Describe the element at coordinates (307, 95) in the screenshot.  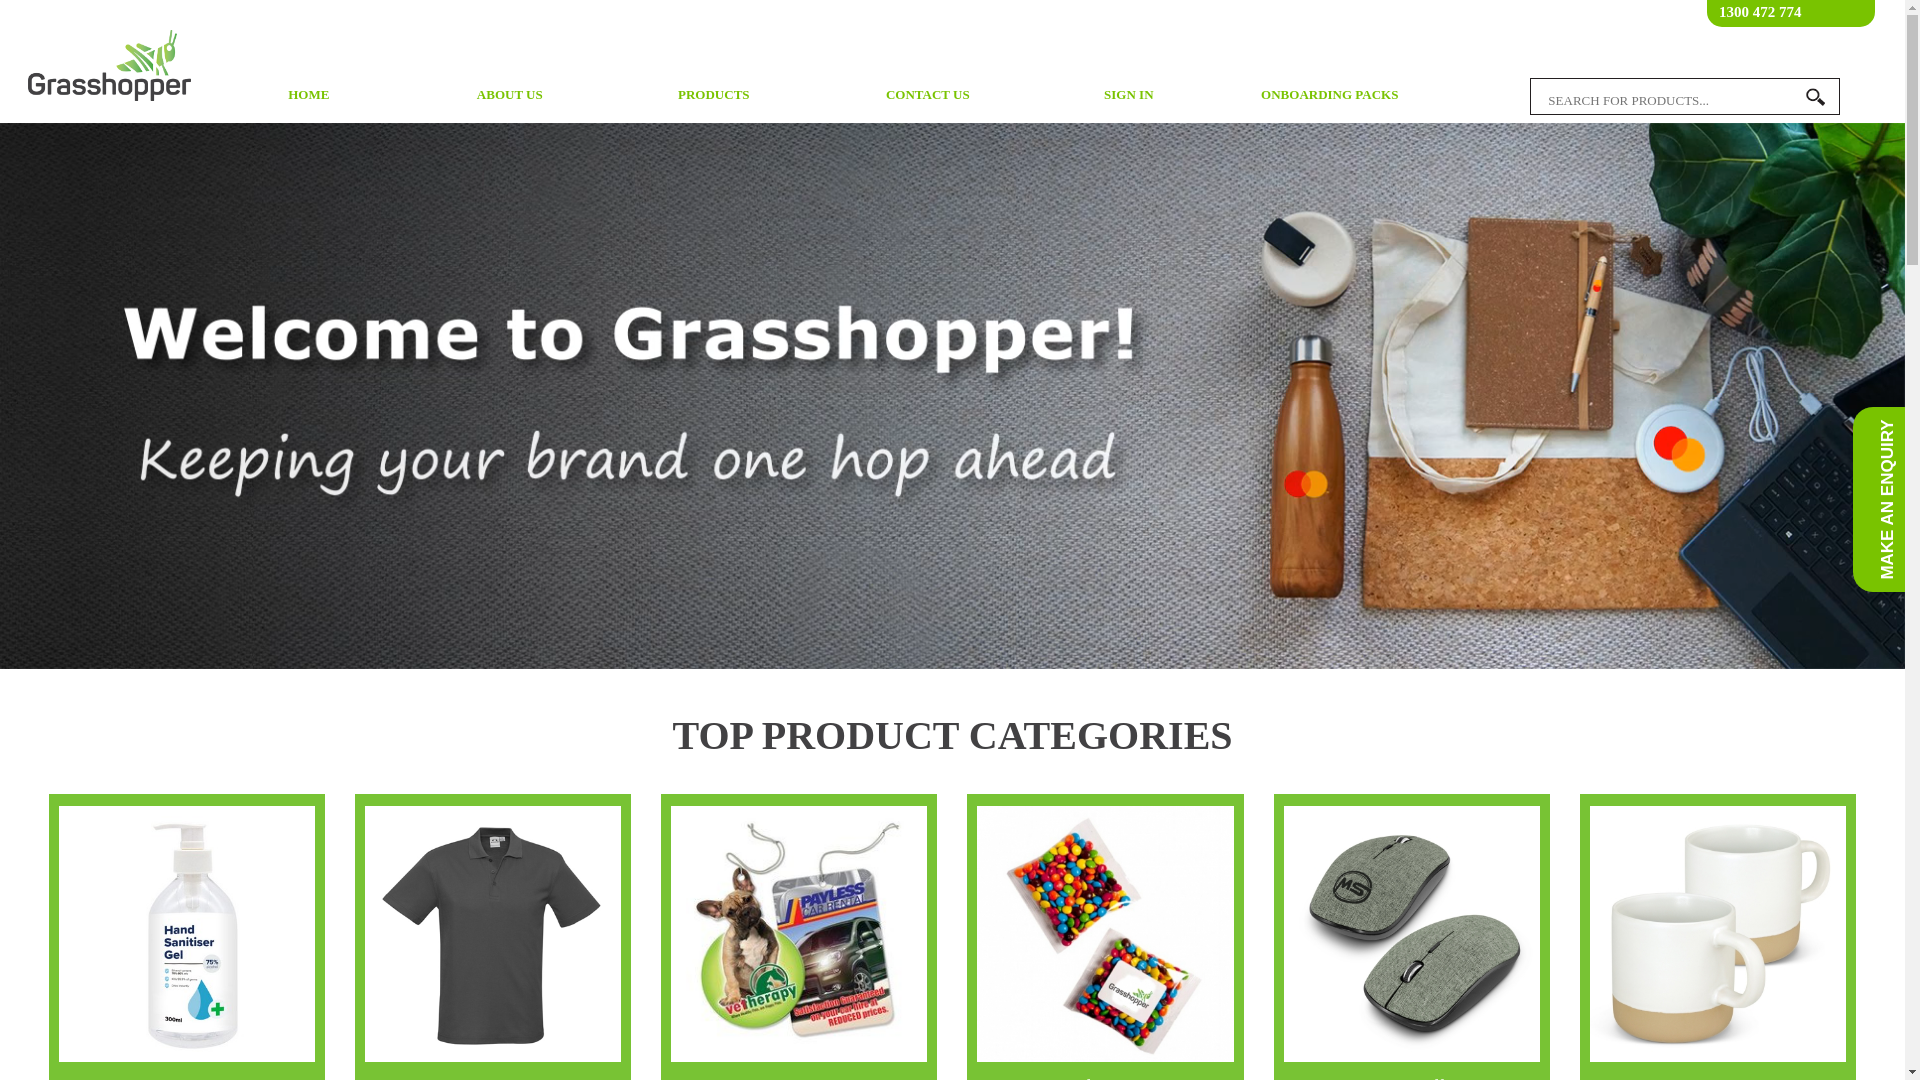
I see `'HOME'` at that location.